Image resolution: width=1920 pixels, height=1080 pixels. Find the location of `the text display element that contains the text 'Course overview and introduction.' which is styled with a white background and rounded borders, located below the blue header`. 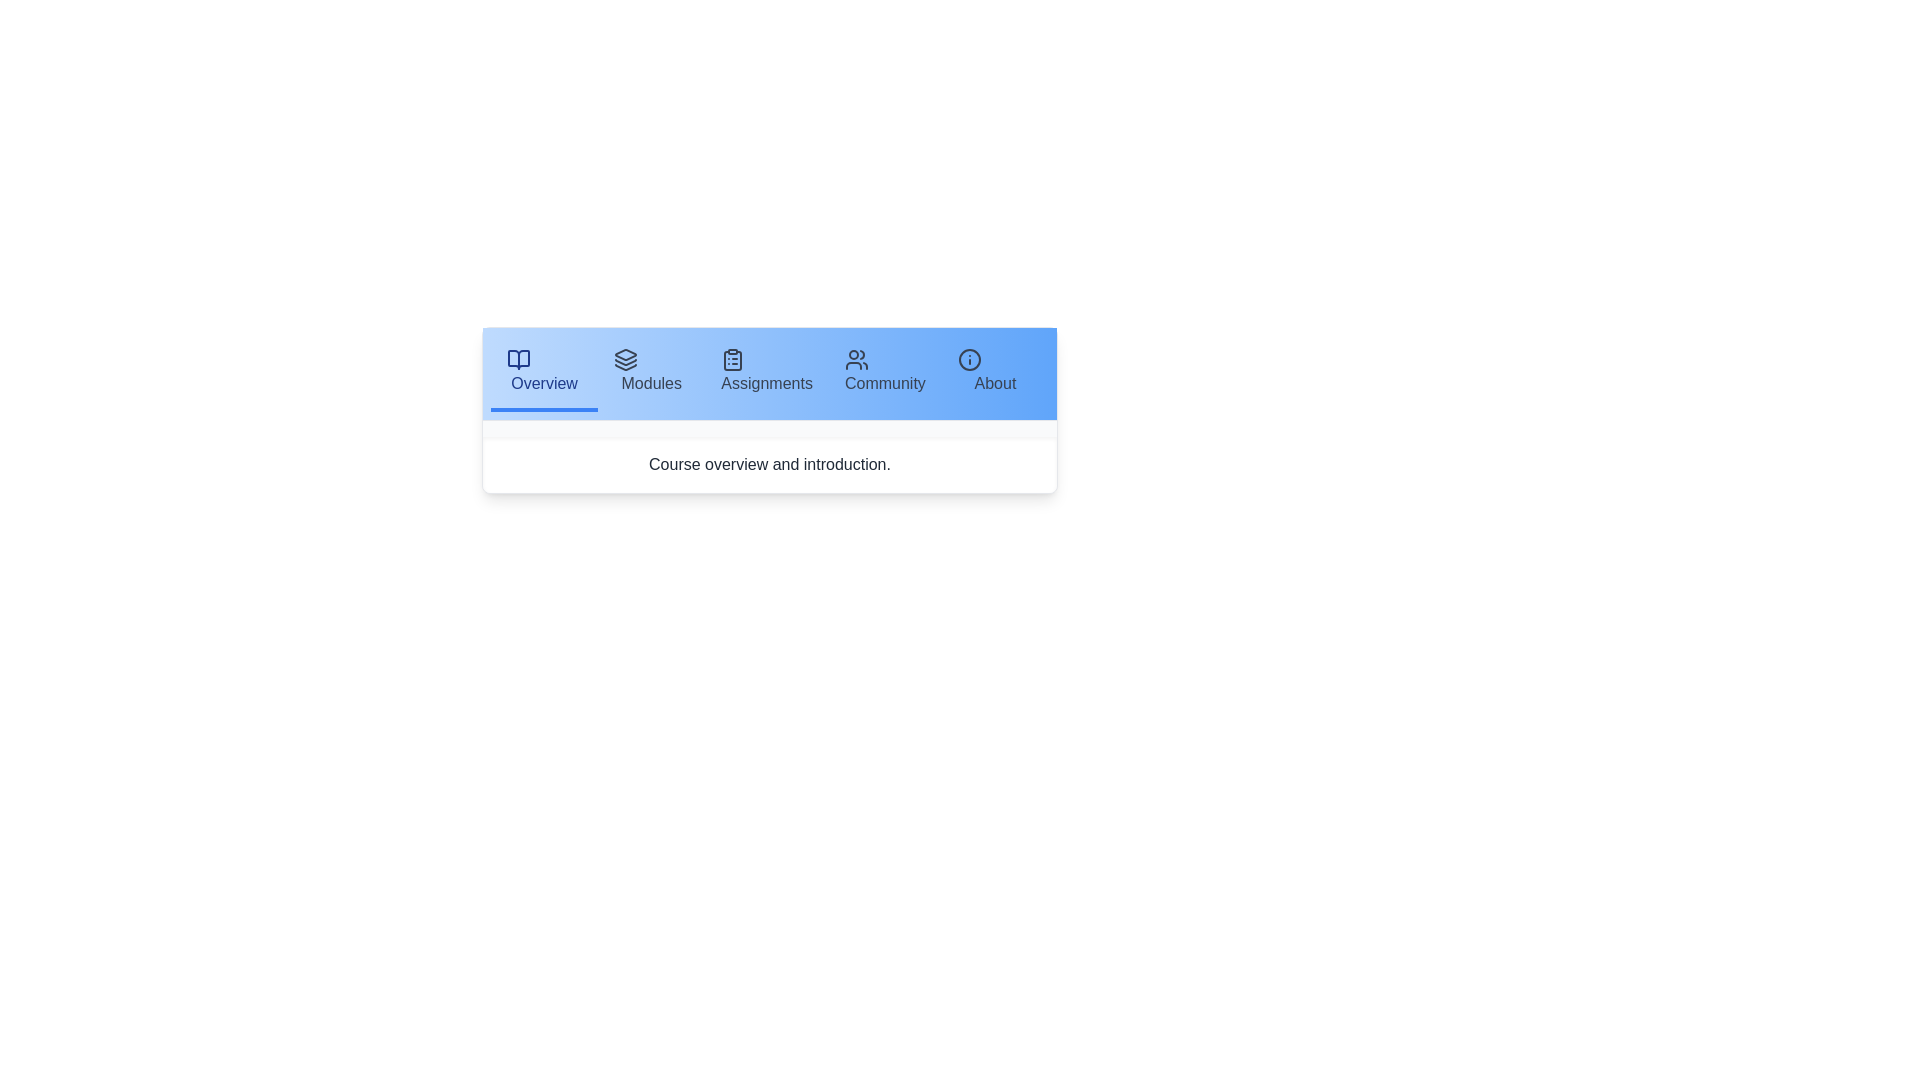

the text display element that contains the text 'Course overview and introduction.' which is styled with a white background and rounded borders, located below the blue header is located at coordinates (768, 465).